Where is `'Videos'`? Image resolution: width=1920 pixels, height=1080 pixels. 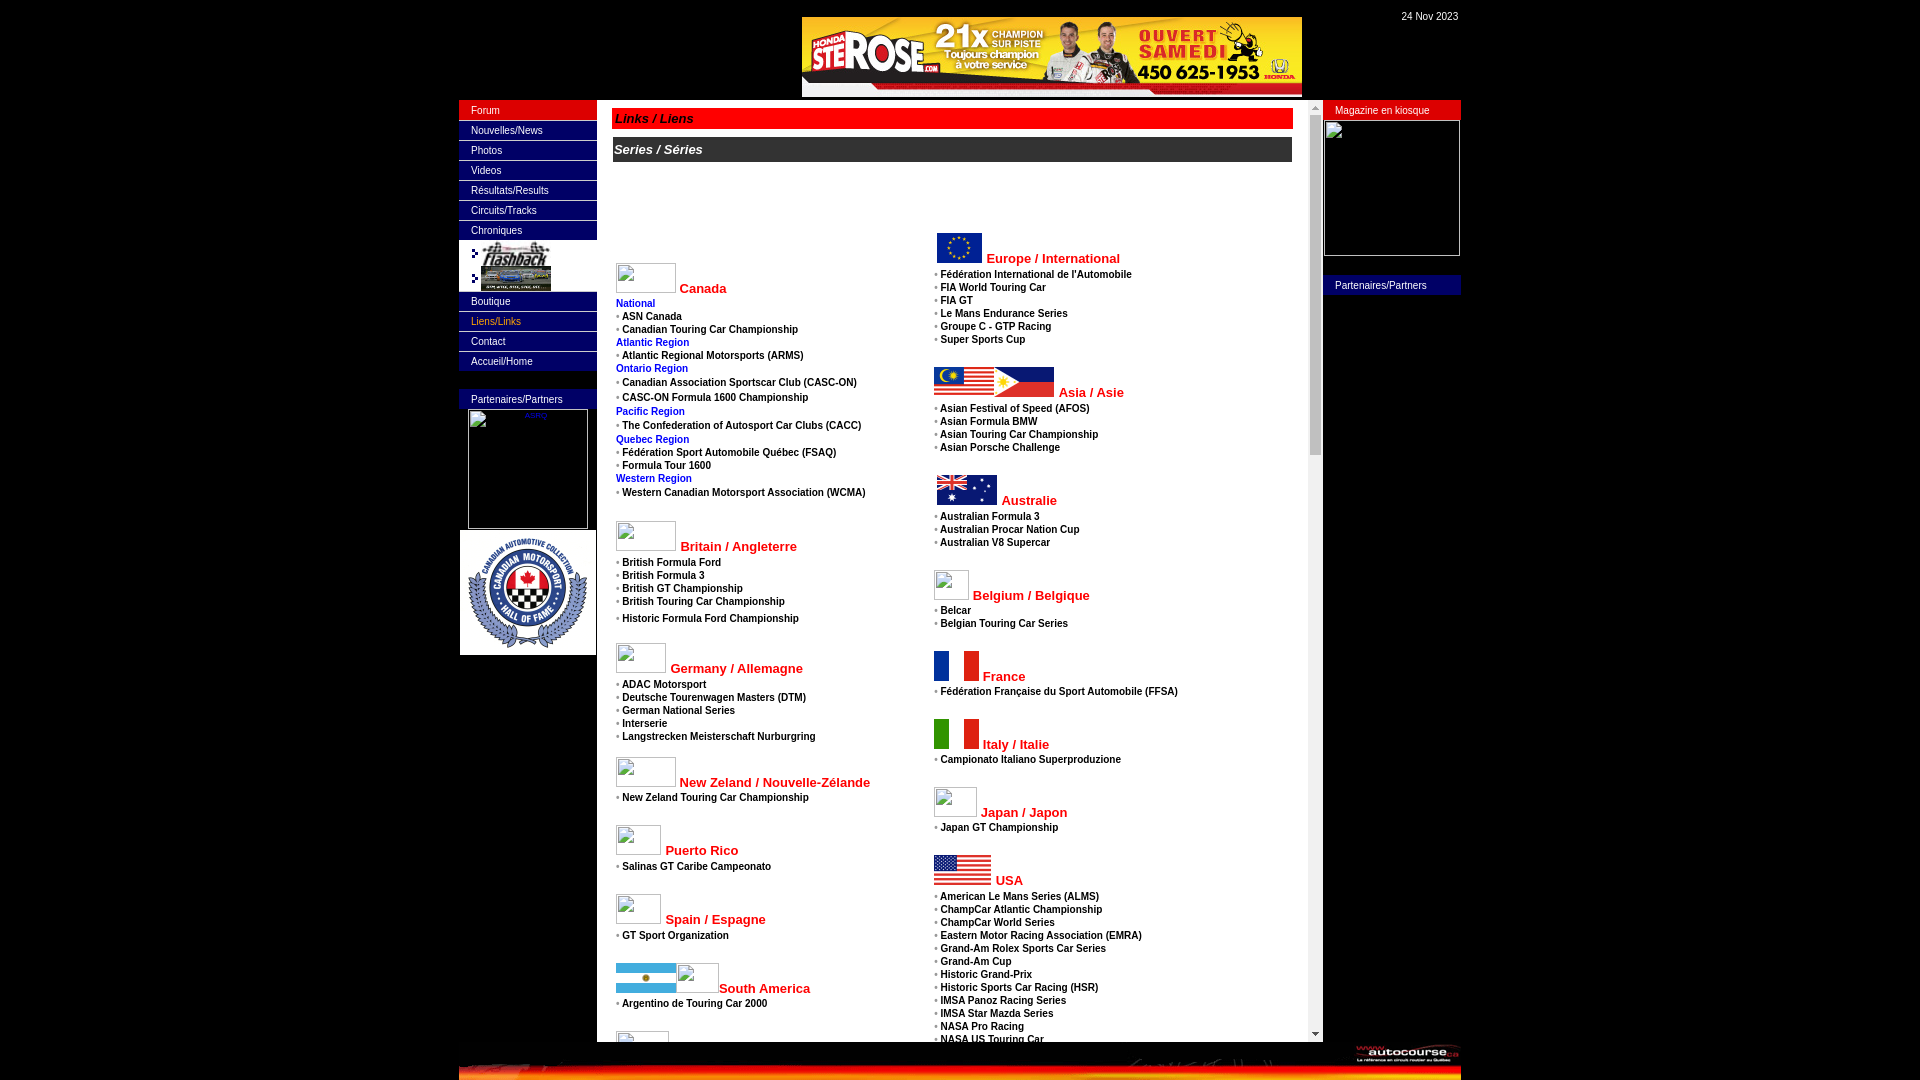
'Videos' is located at coordinates (485, 169).